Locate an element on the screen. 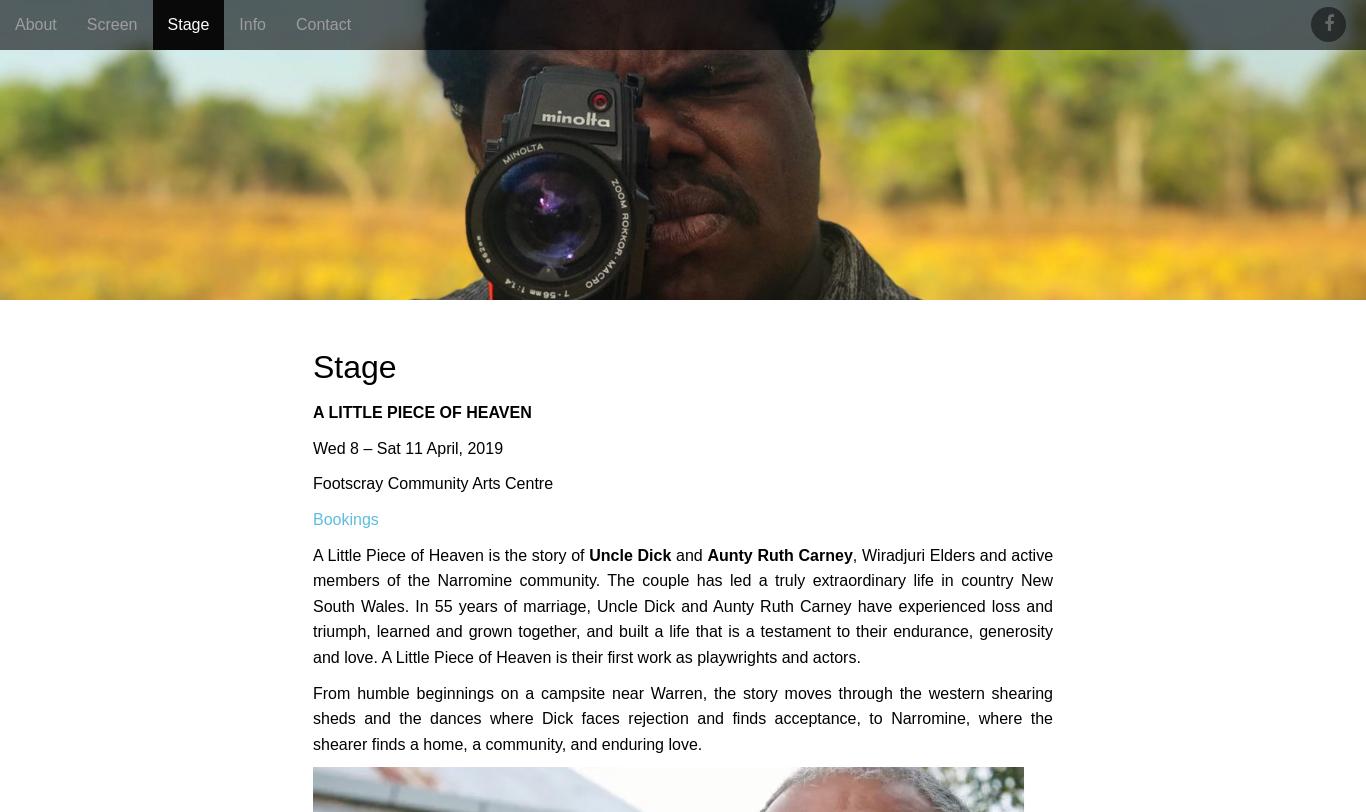  'From humble beginnings on a campsite near Warren, the story moves through the western shearing sheds and the dances where Dick faces rejection and finds acceptance, to Narromine, where the shearer finds a home, a community, and enduring love.' is located at coordinates (683, 717).